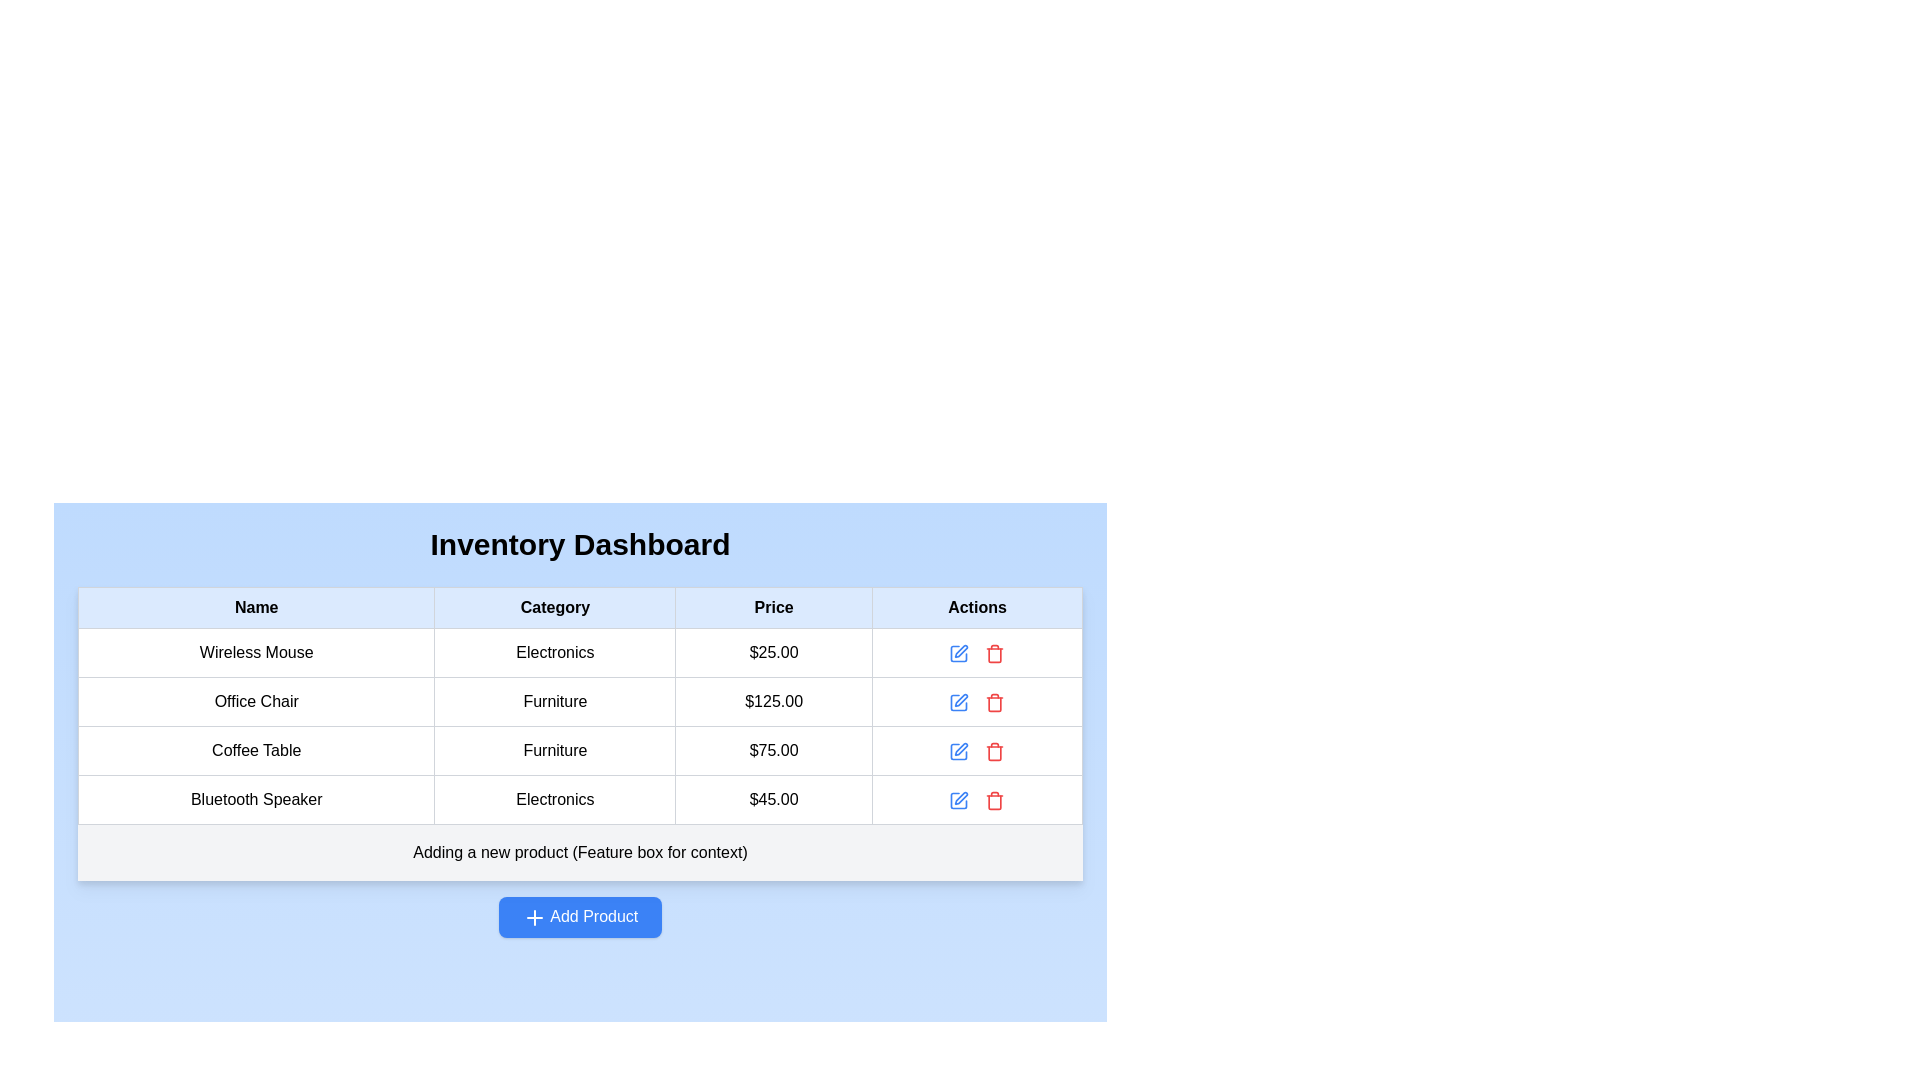 Image resolution: width=1920 pixels, height=1080 pixels. I want to click on the editing icon for the 'Coffee Table' row, which is a light outline square shape nested within a pen icon in the 'Actions' column, so click(958, 751).